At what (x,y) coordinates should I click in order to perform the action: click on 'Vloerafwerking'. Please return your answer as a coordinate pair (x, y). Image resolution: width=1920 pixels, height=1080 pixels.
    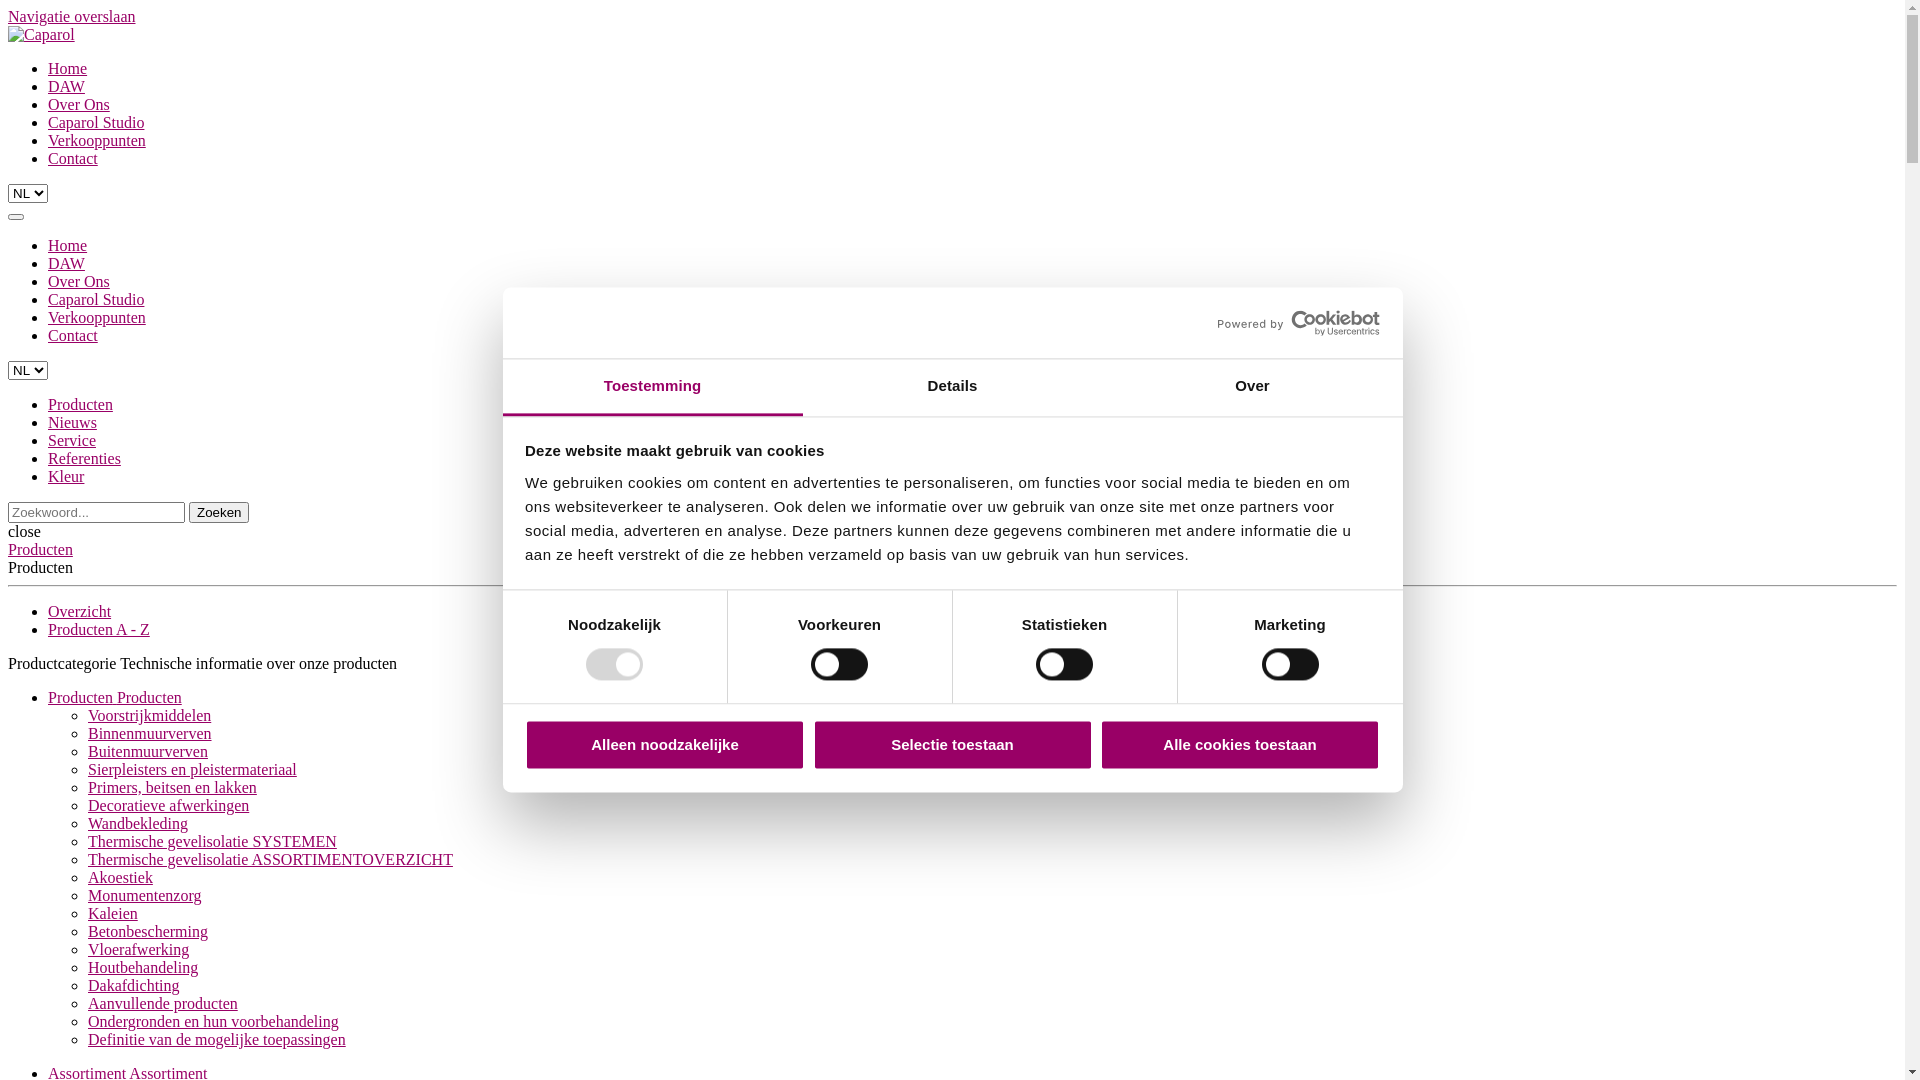
    Looking at the image, I should click on (137, 948).